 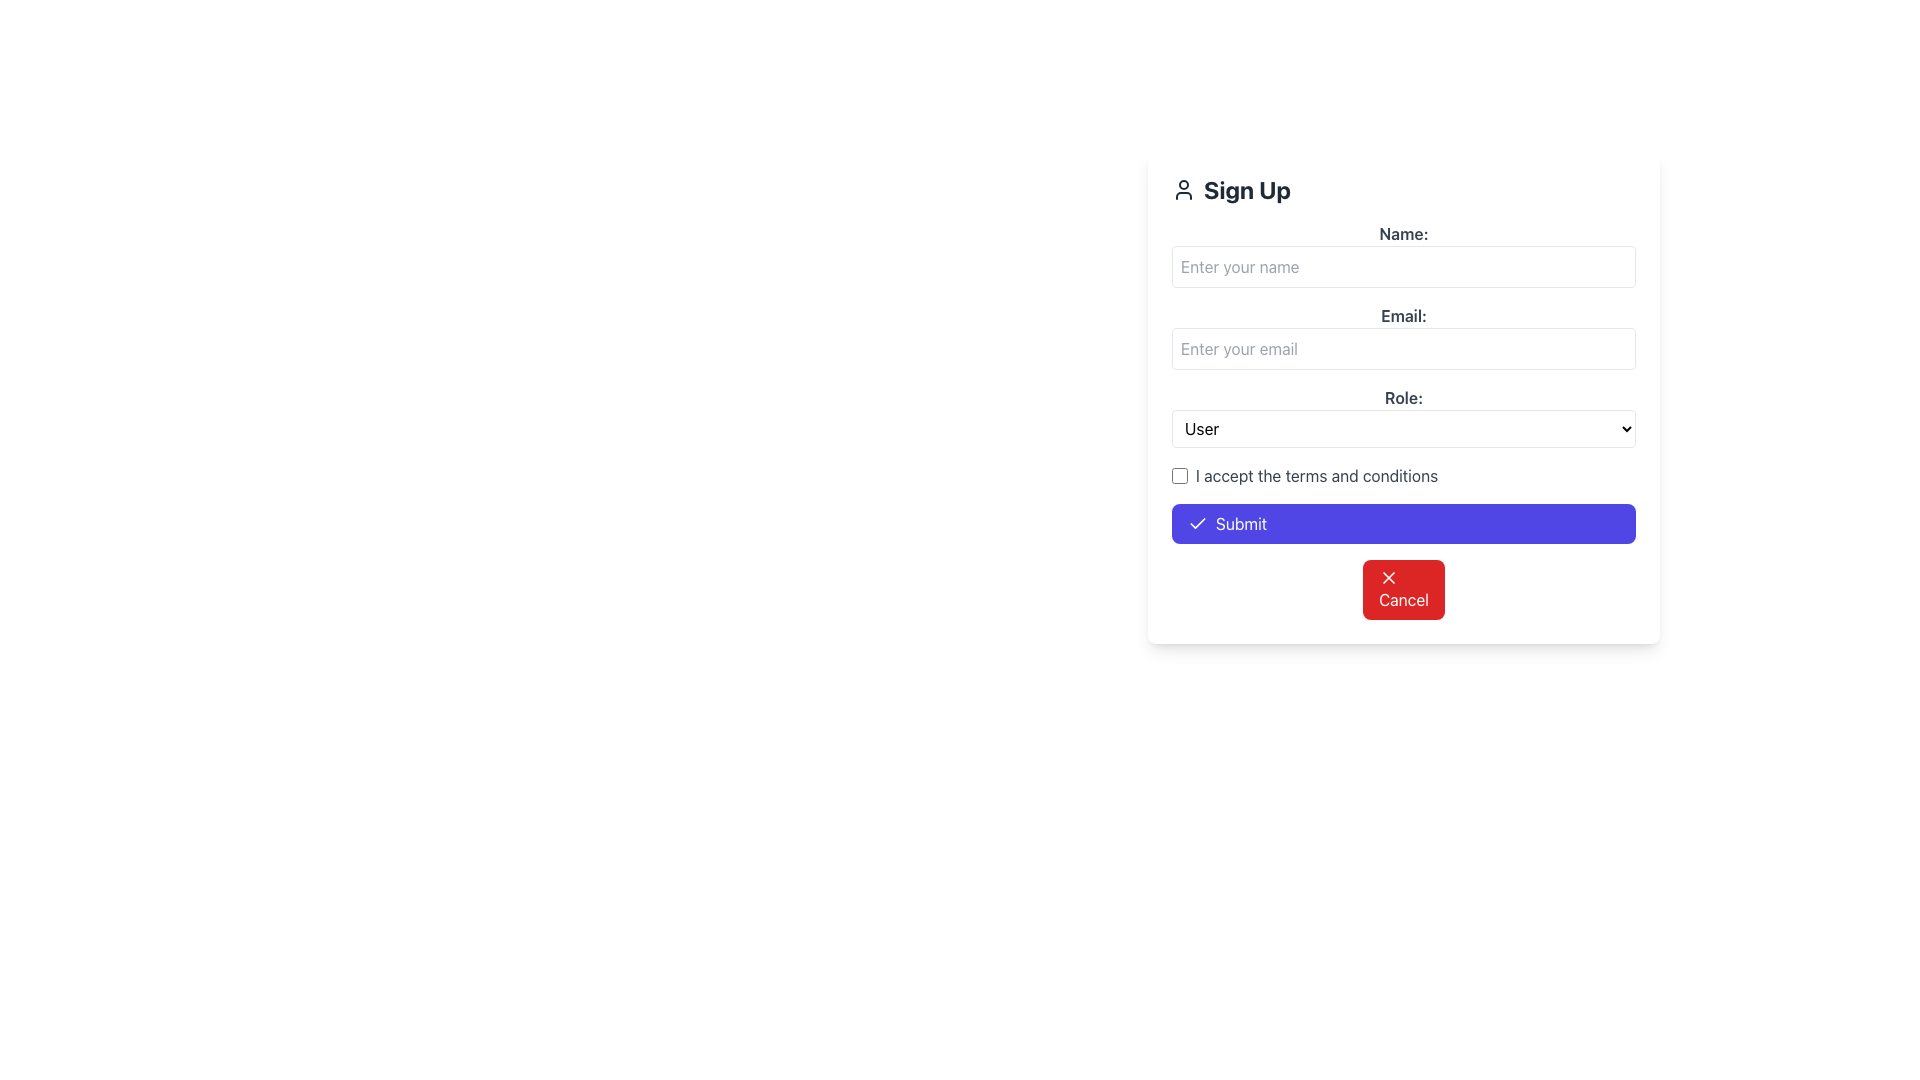 I want to click on the text label reading 'Role:' which is styled bold and dark gray, positioned above the dropdown menu labeled 'User' in the Sign Up form, so click(x=1402, y=397).